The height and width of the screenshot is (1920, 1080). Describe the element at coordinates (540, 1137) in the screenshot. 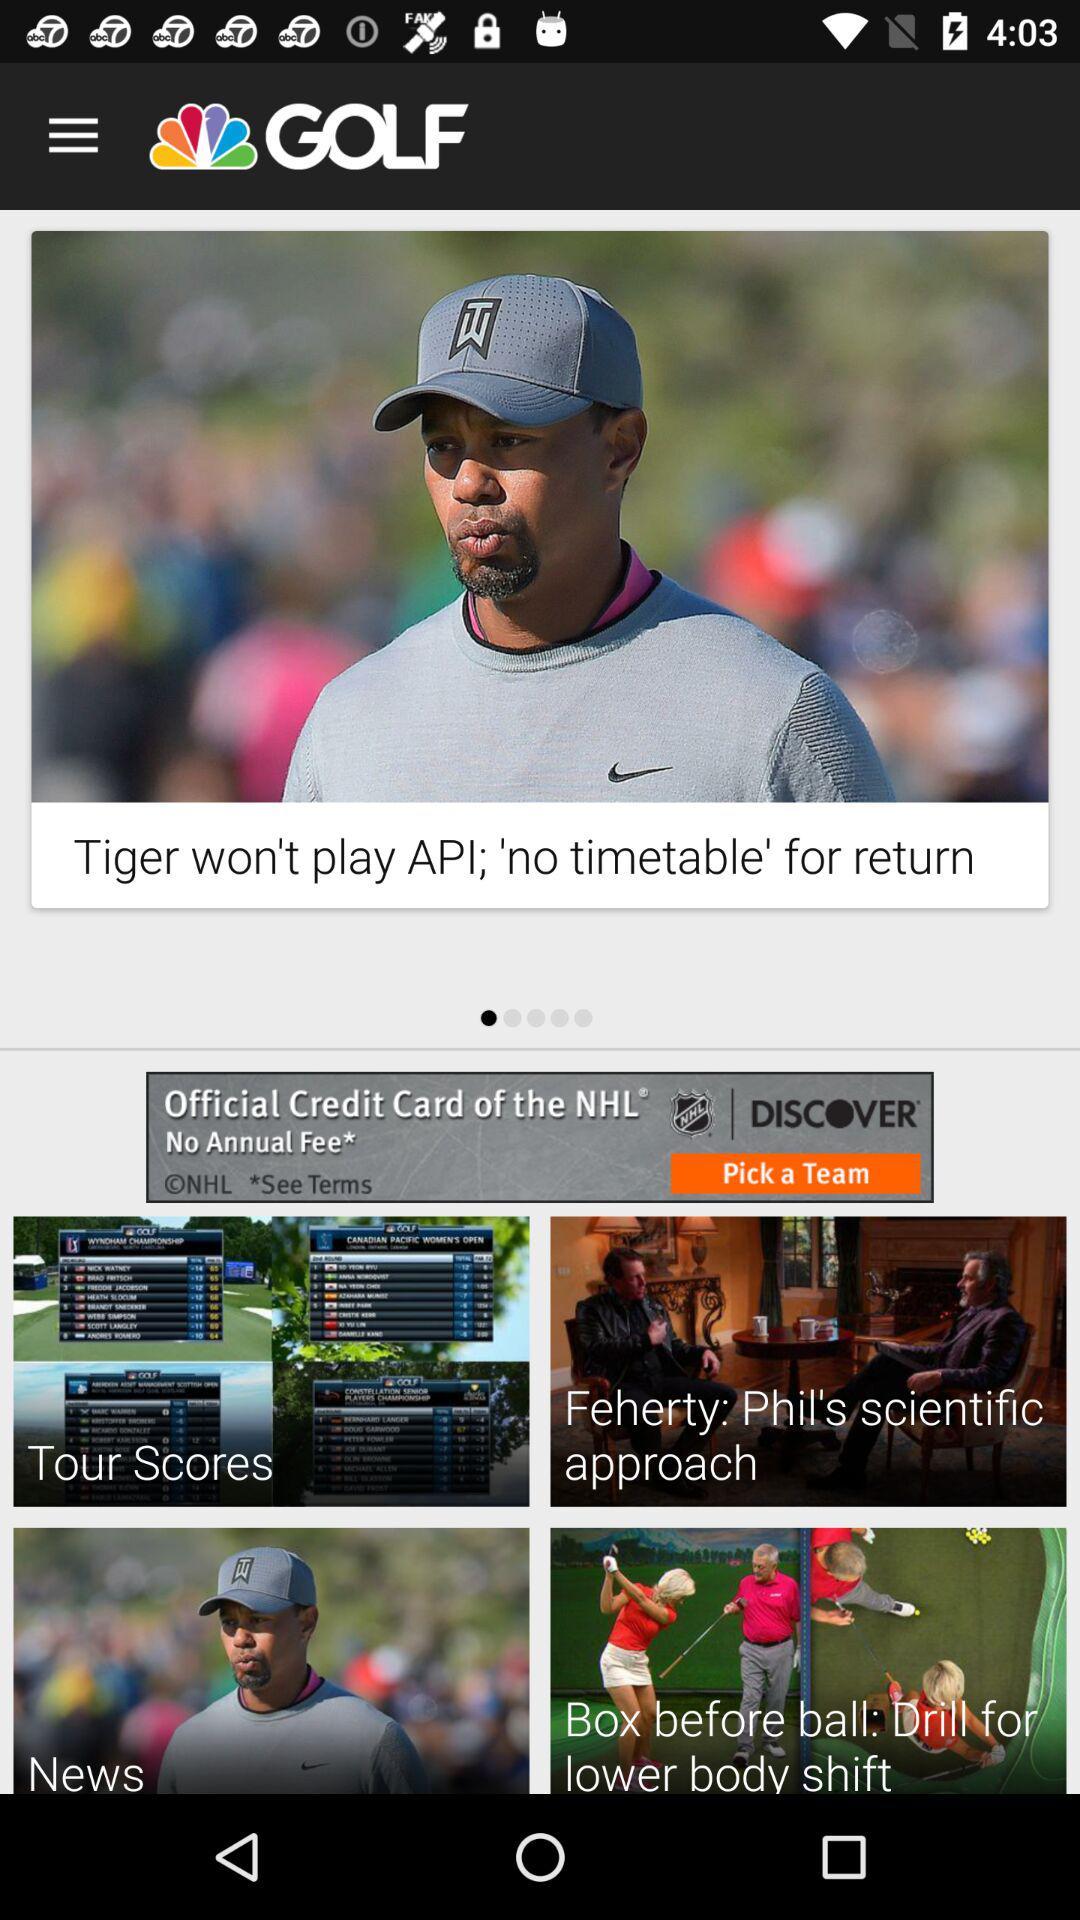

I see `website` at that location.